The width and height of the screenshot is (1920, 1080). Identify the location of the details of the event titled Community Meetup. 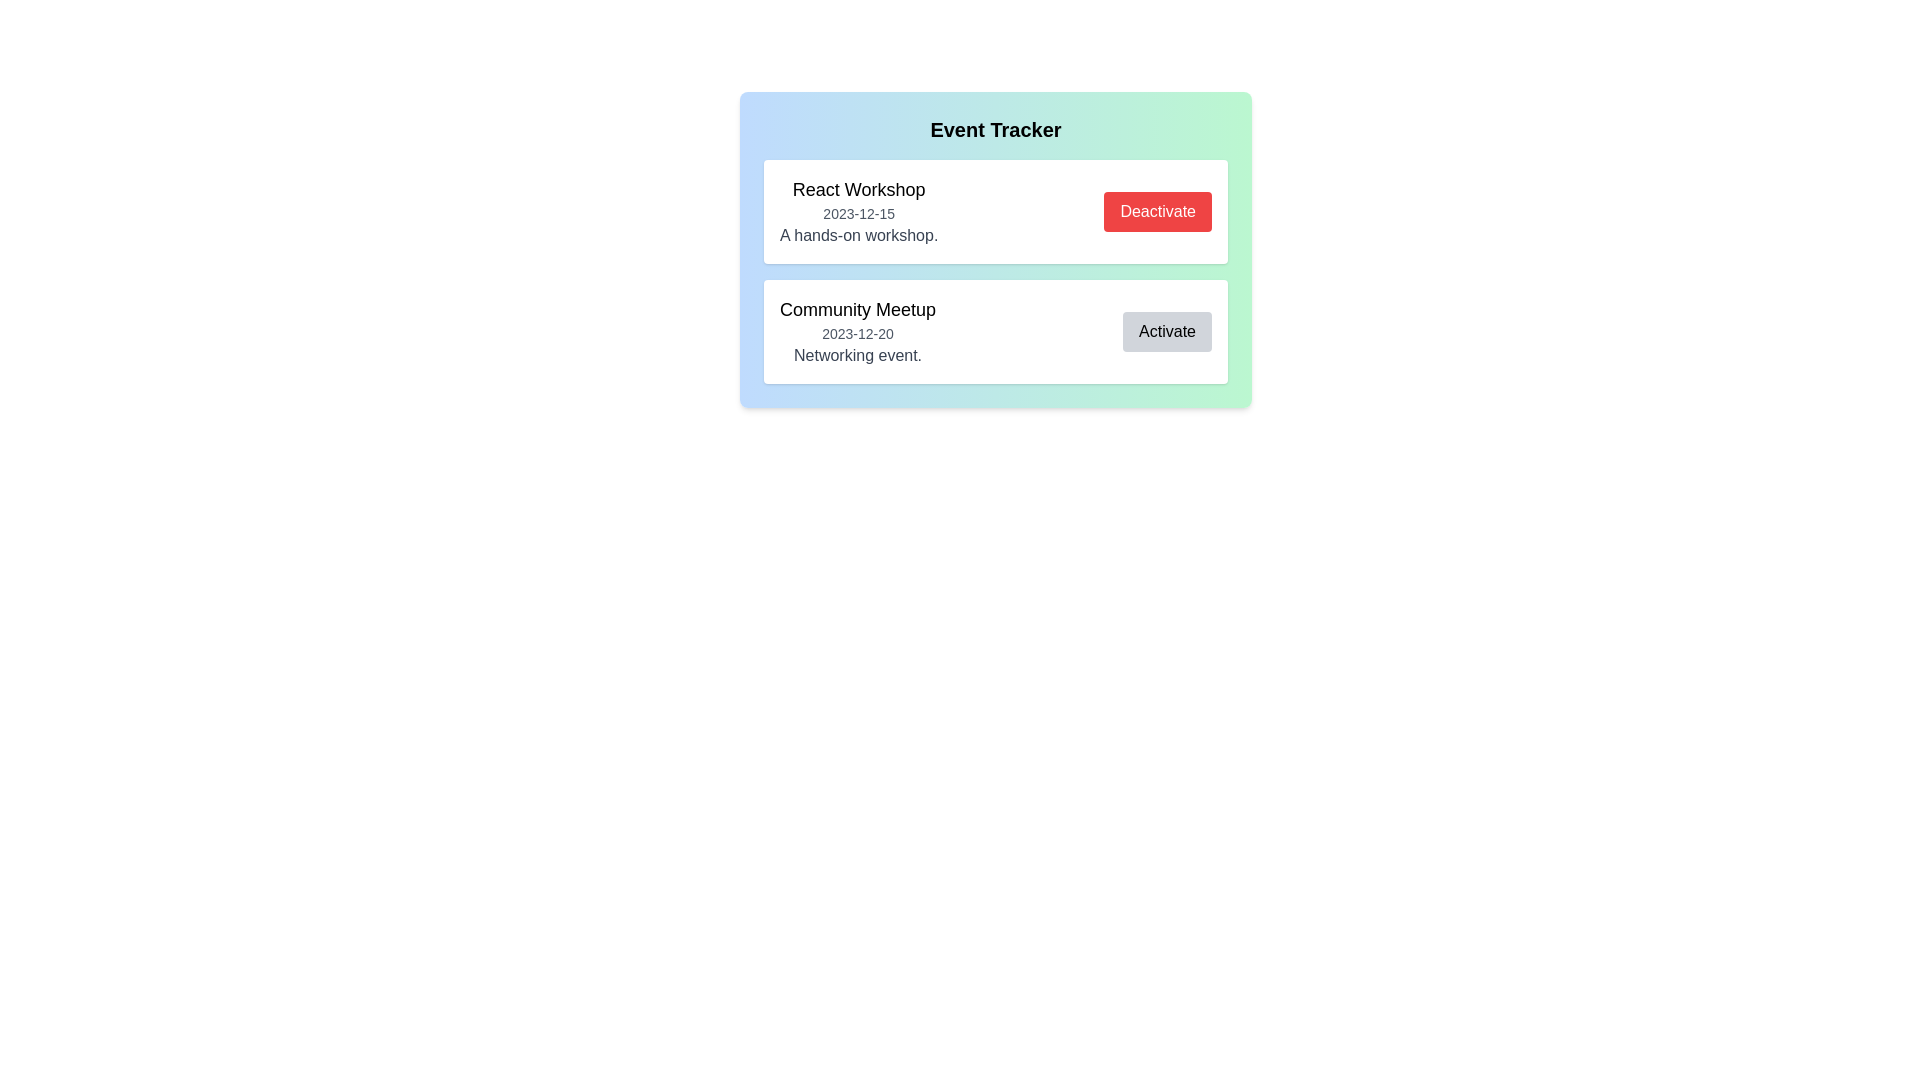
(858, 330).